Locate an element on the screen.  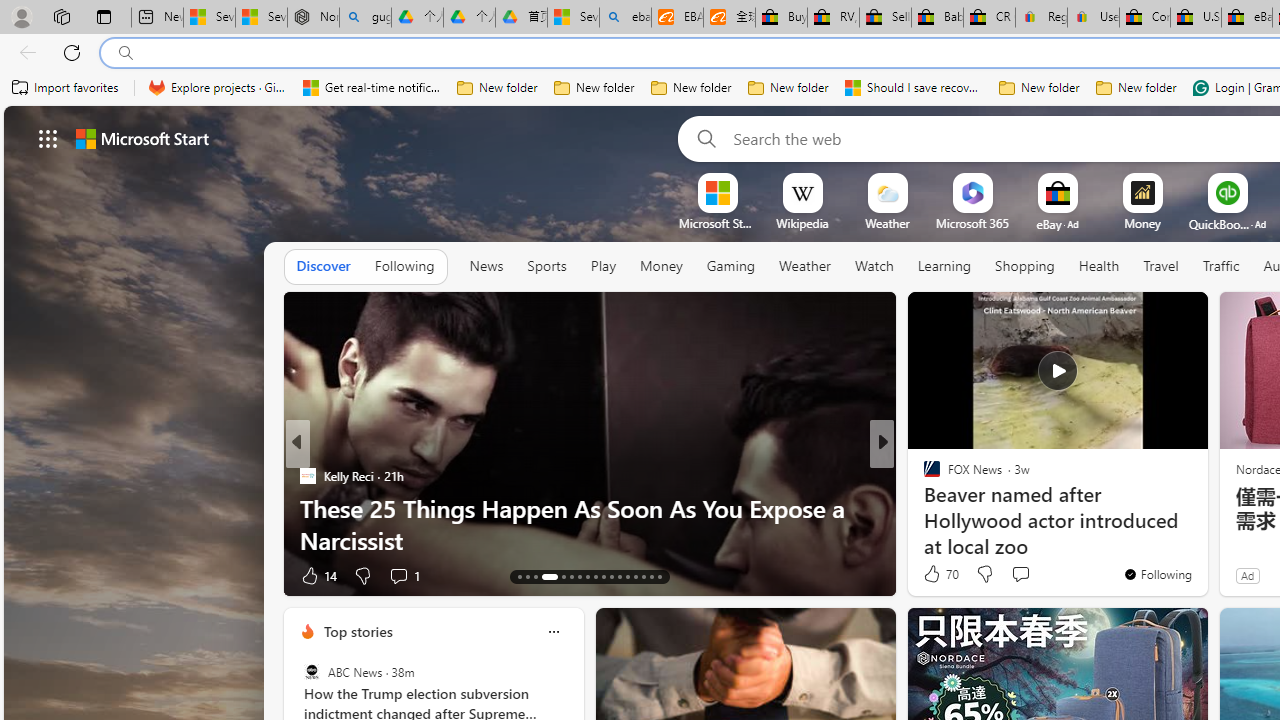
'App launcher' is located at coordinates (48, 137).